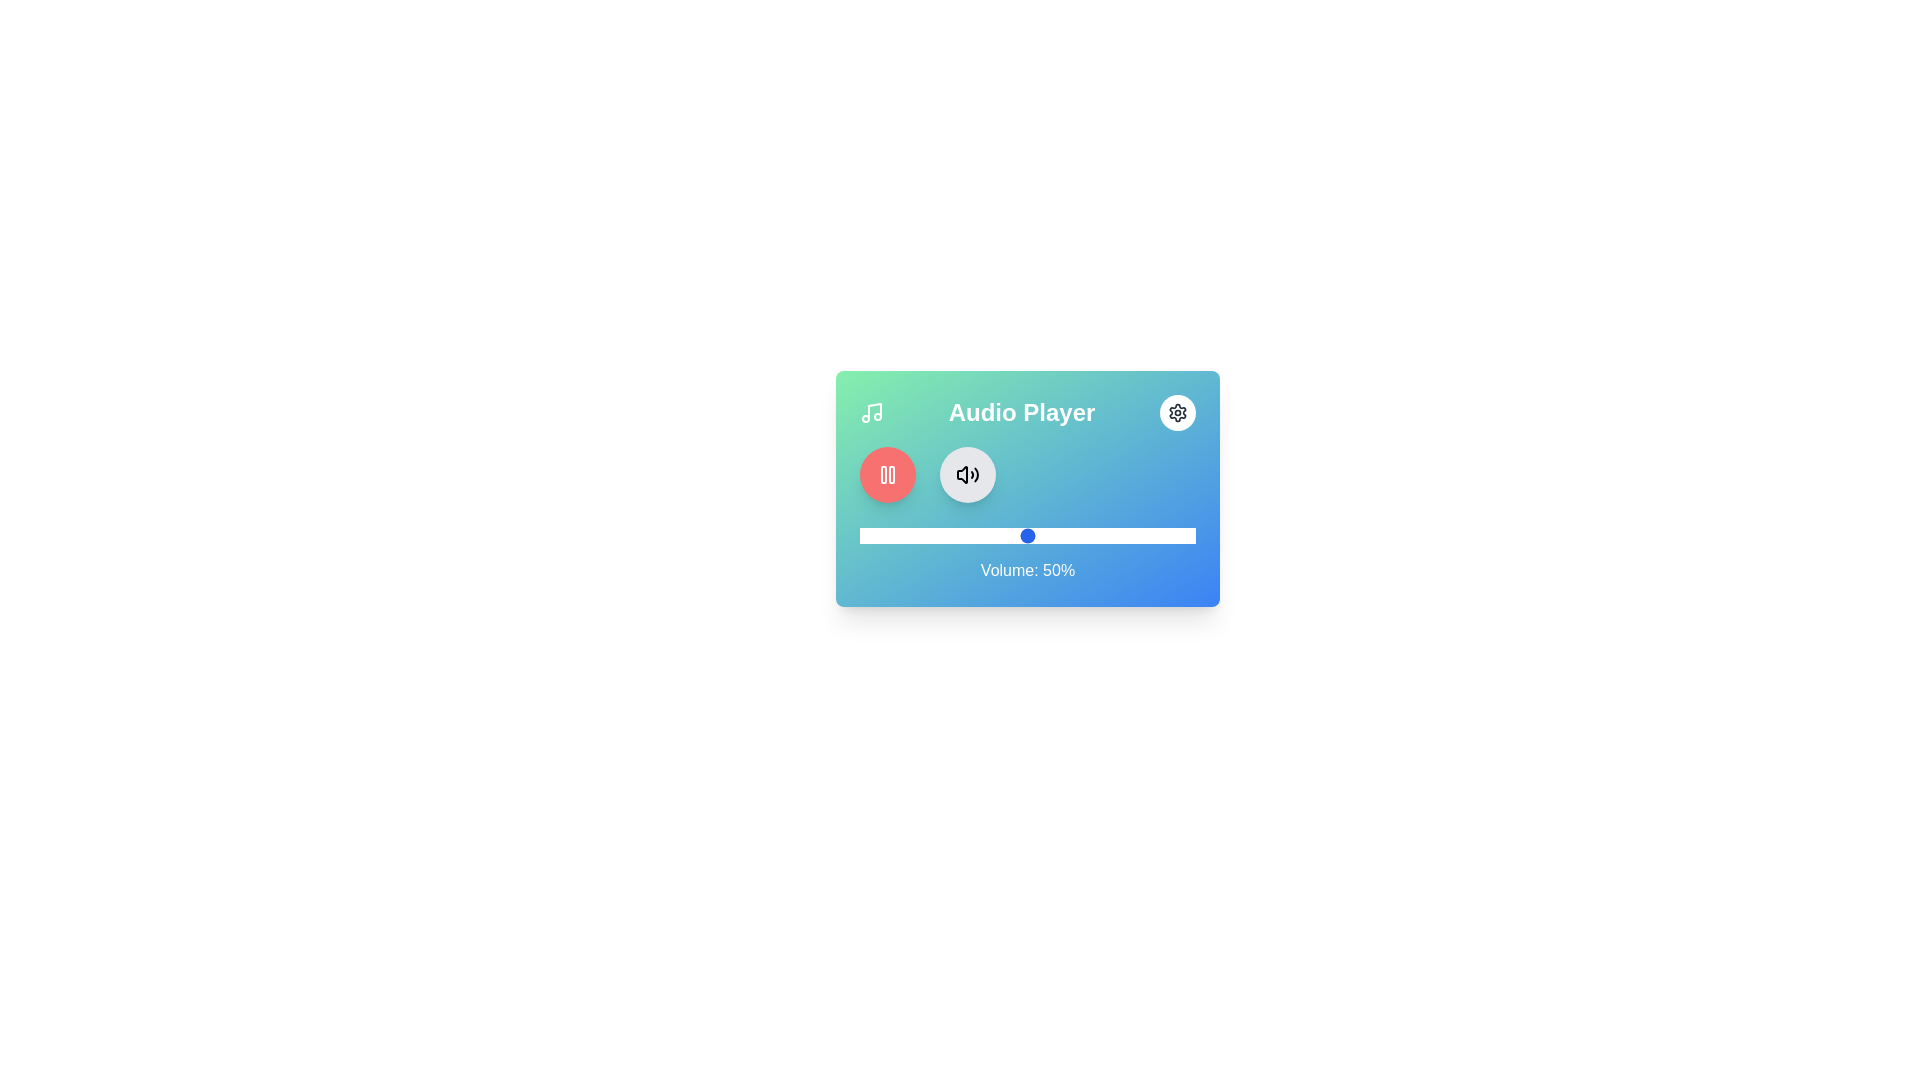 Image resolution: width=1920 pixels, height=1080 pixels. Describe the element at coordinates (962, 474) in the screenshot. I see `the speaker icon representing volume control in the audio player interface by clicking on it to access associated functionality` at that location.